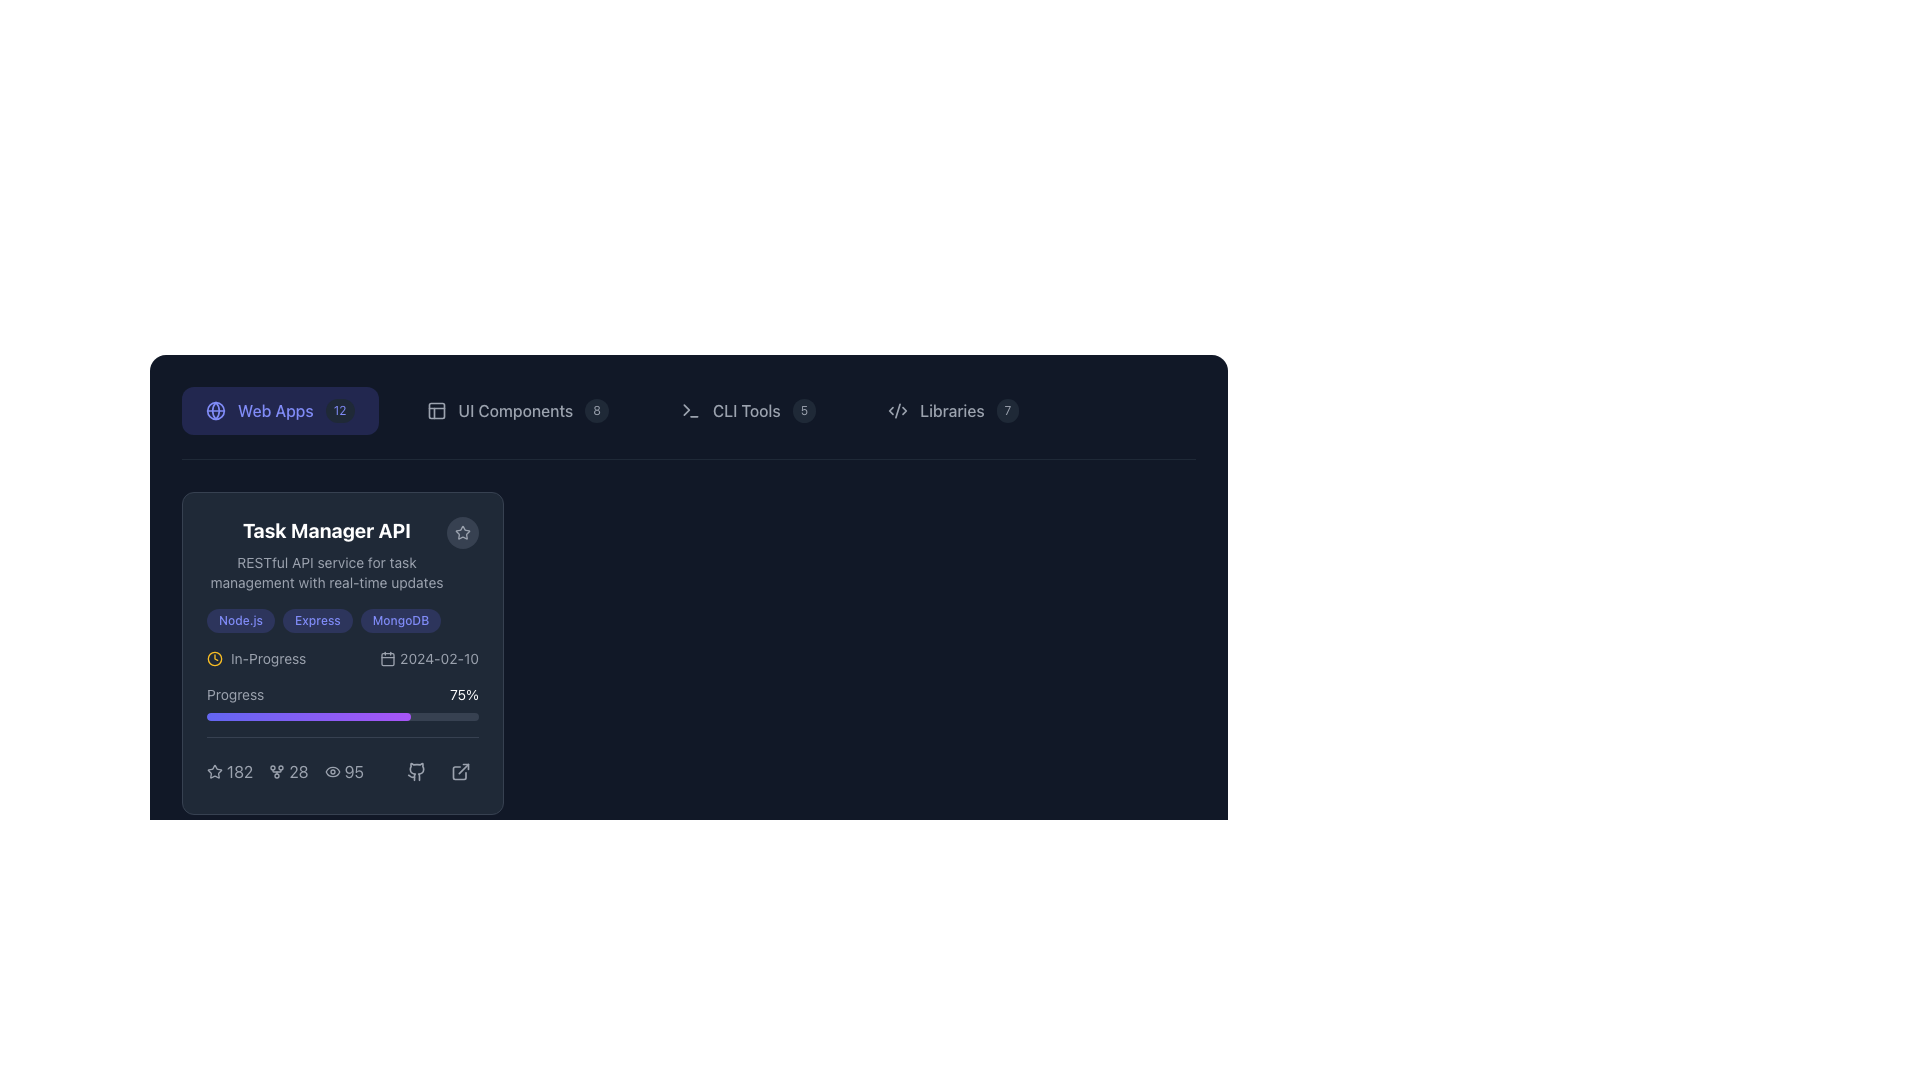  I want to click on the progress and status information represented by the progress bar in the 'Task Manager API' card located in the lower portion of the card, so click(342, 717).